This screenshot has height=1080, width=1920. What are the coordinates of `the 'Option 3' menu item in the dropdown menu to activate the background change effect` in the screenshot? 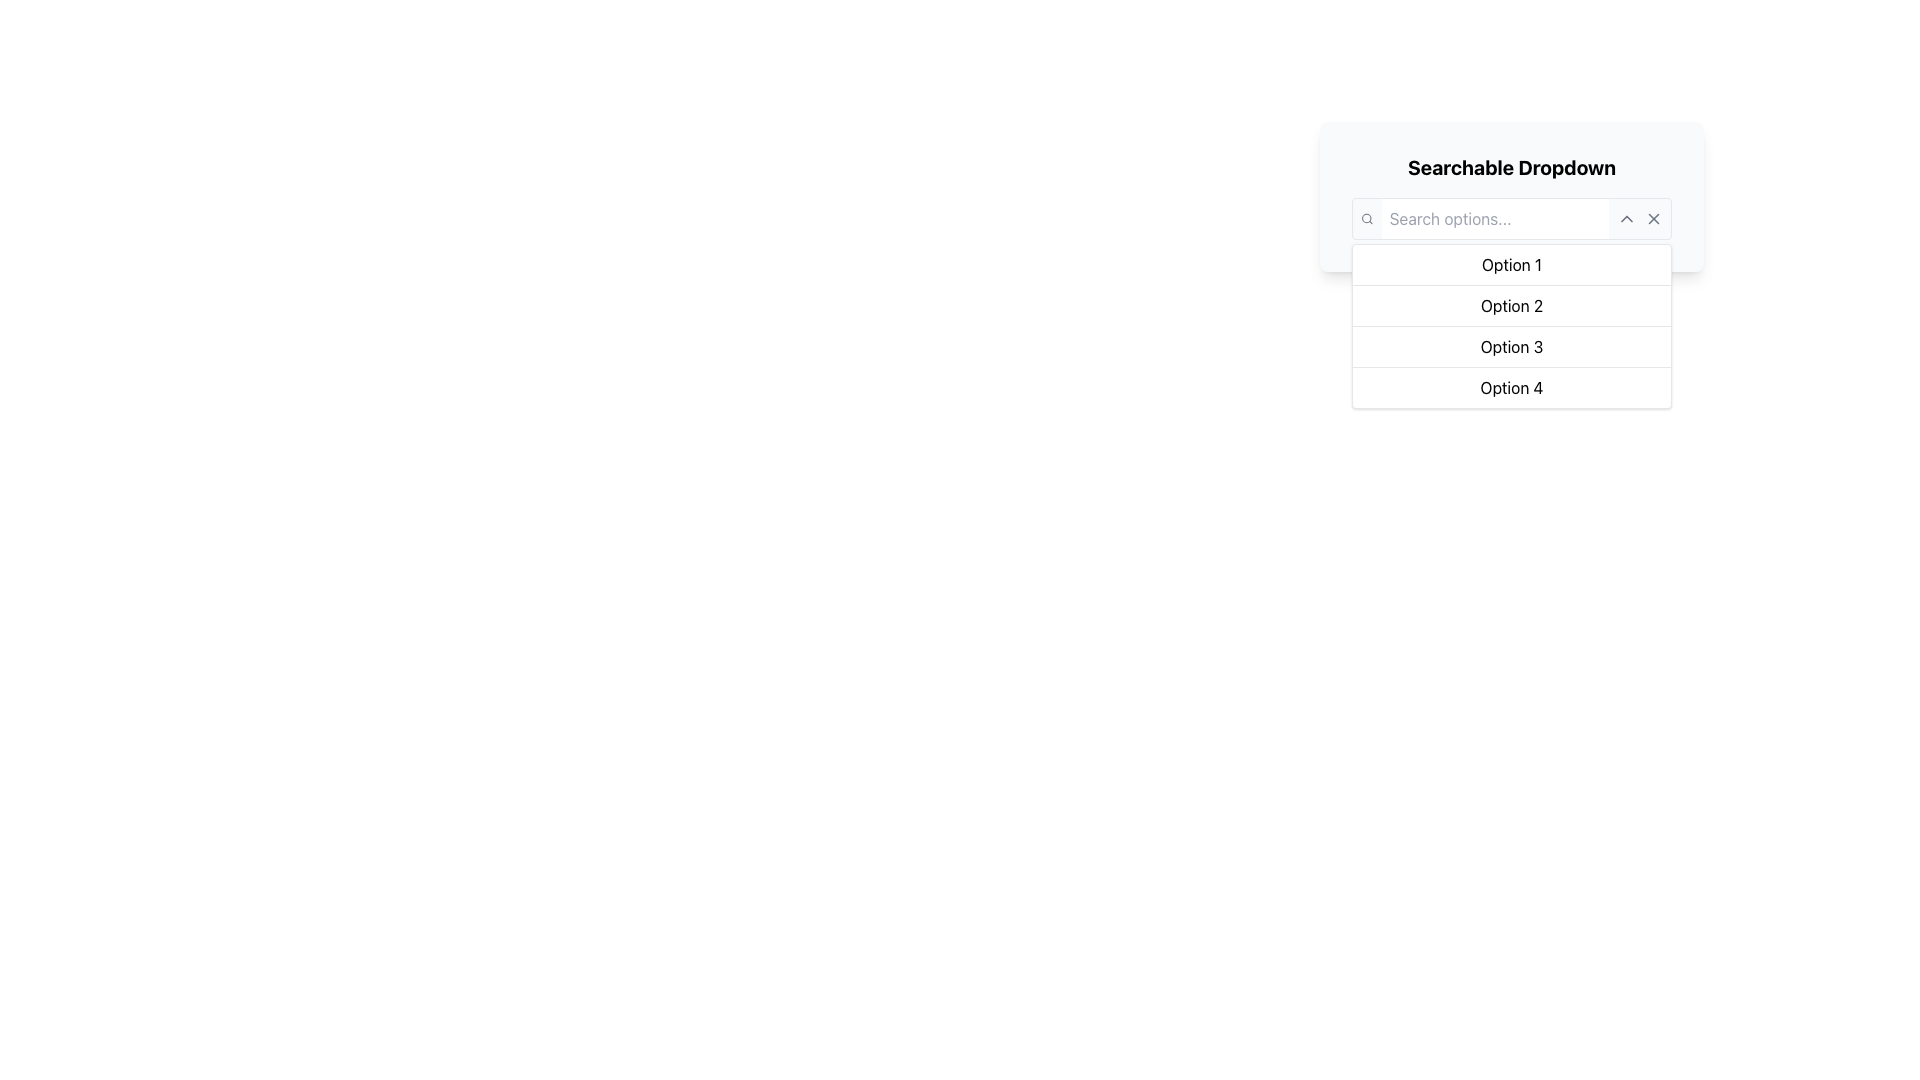 It's located at (1512, 345).